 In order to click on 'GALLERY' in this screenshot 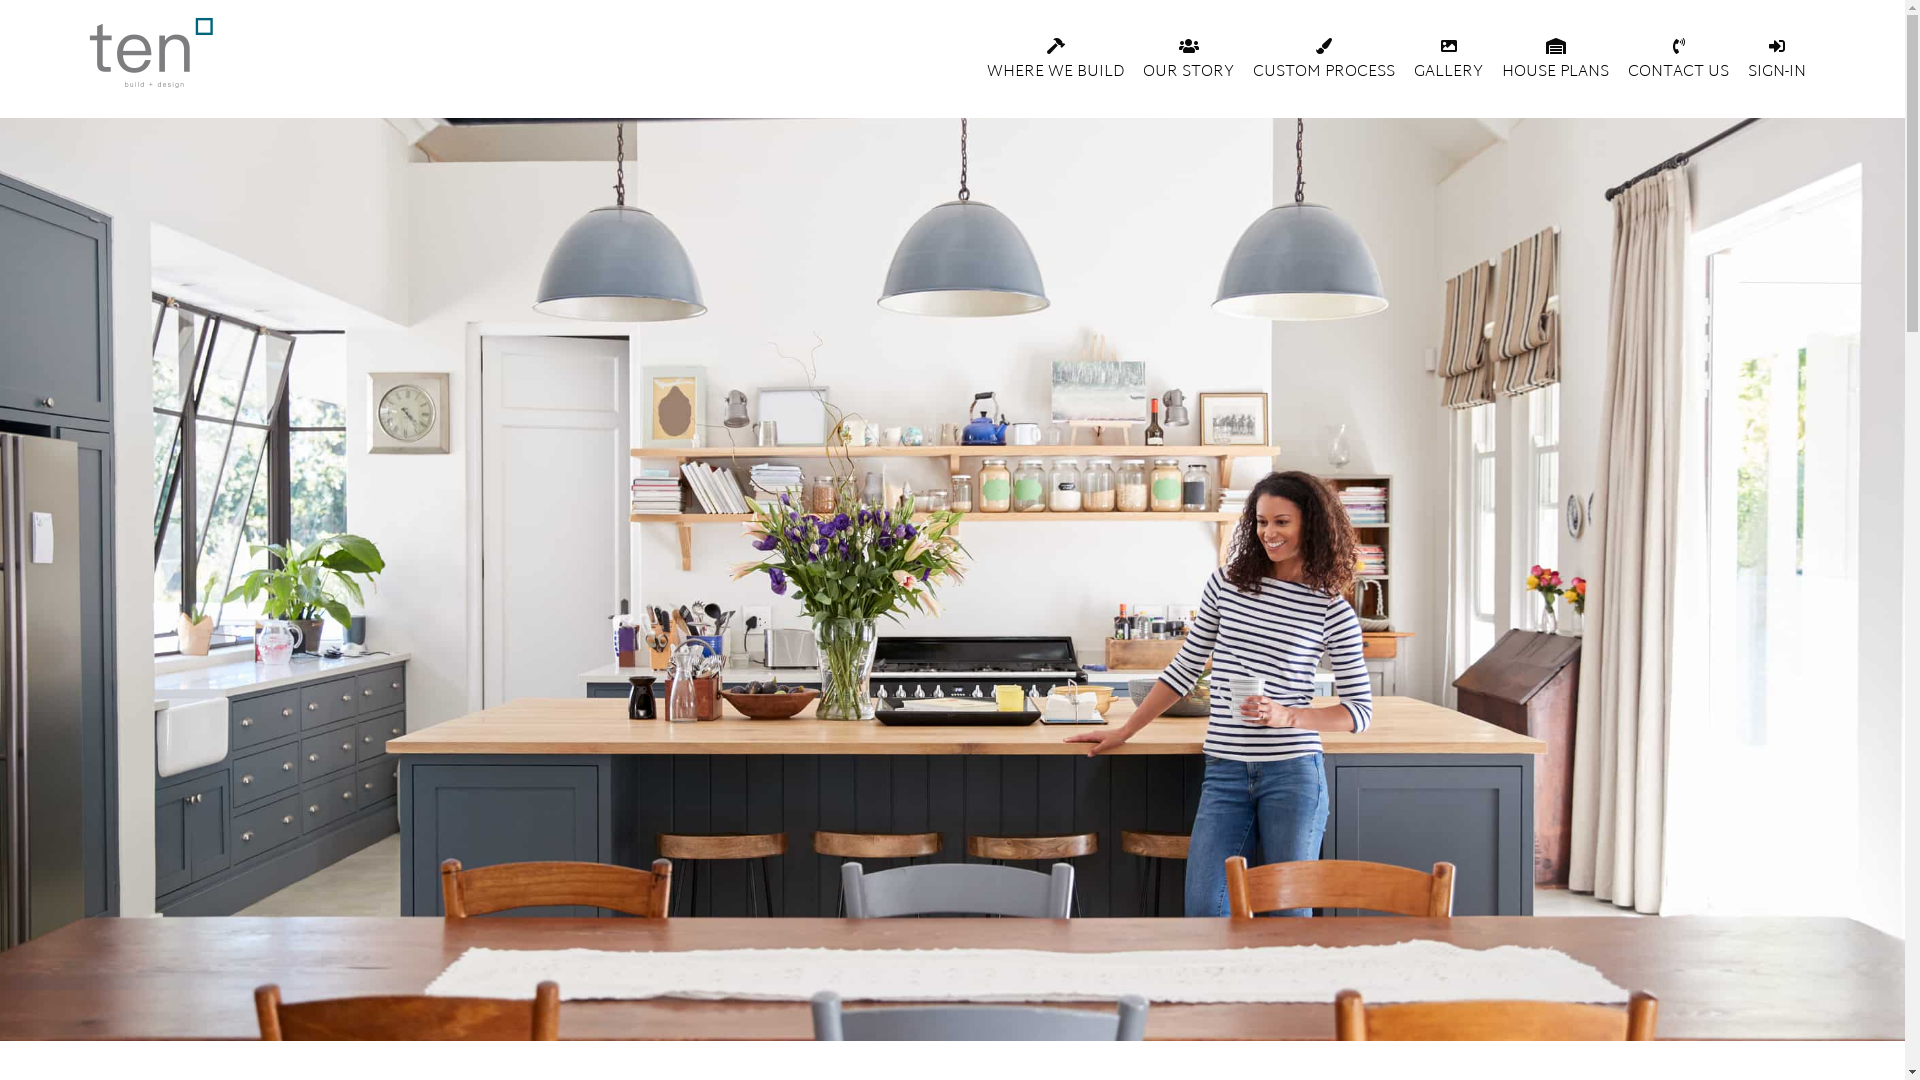, I will do `click(1448, 58)`.